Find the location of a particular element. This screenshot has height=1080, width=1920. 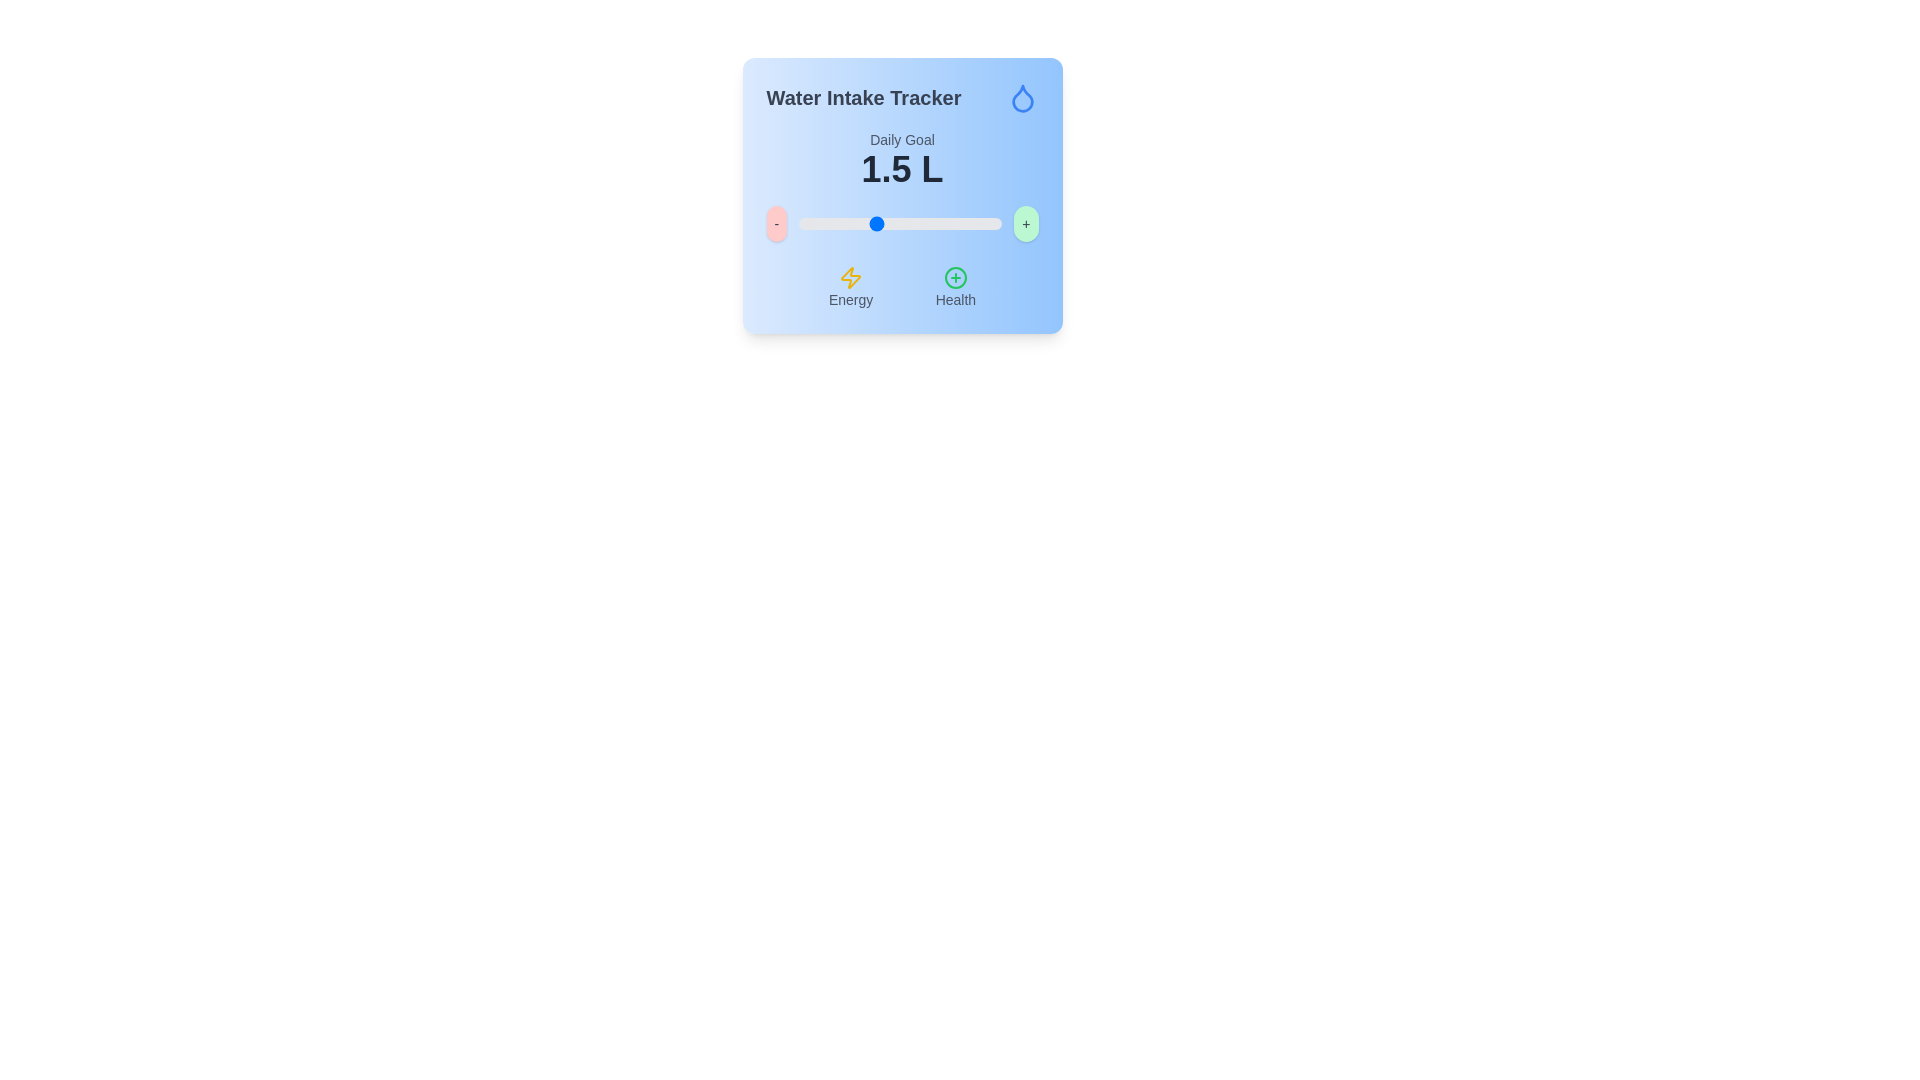

the slider is located at coordinates (899, 223).